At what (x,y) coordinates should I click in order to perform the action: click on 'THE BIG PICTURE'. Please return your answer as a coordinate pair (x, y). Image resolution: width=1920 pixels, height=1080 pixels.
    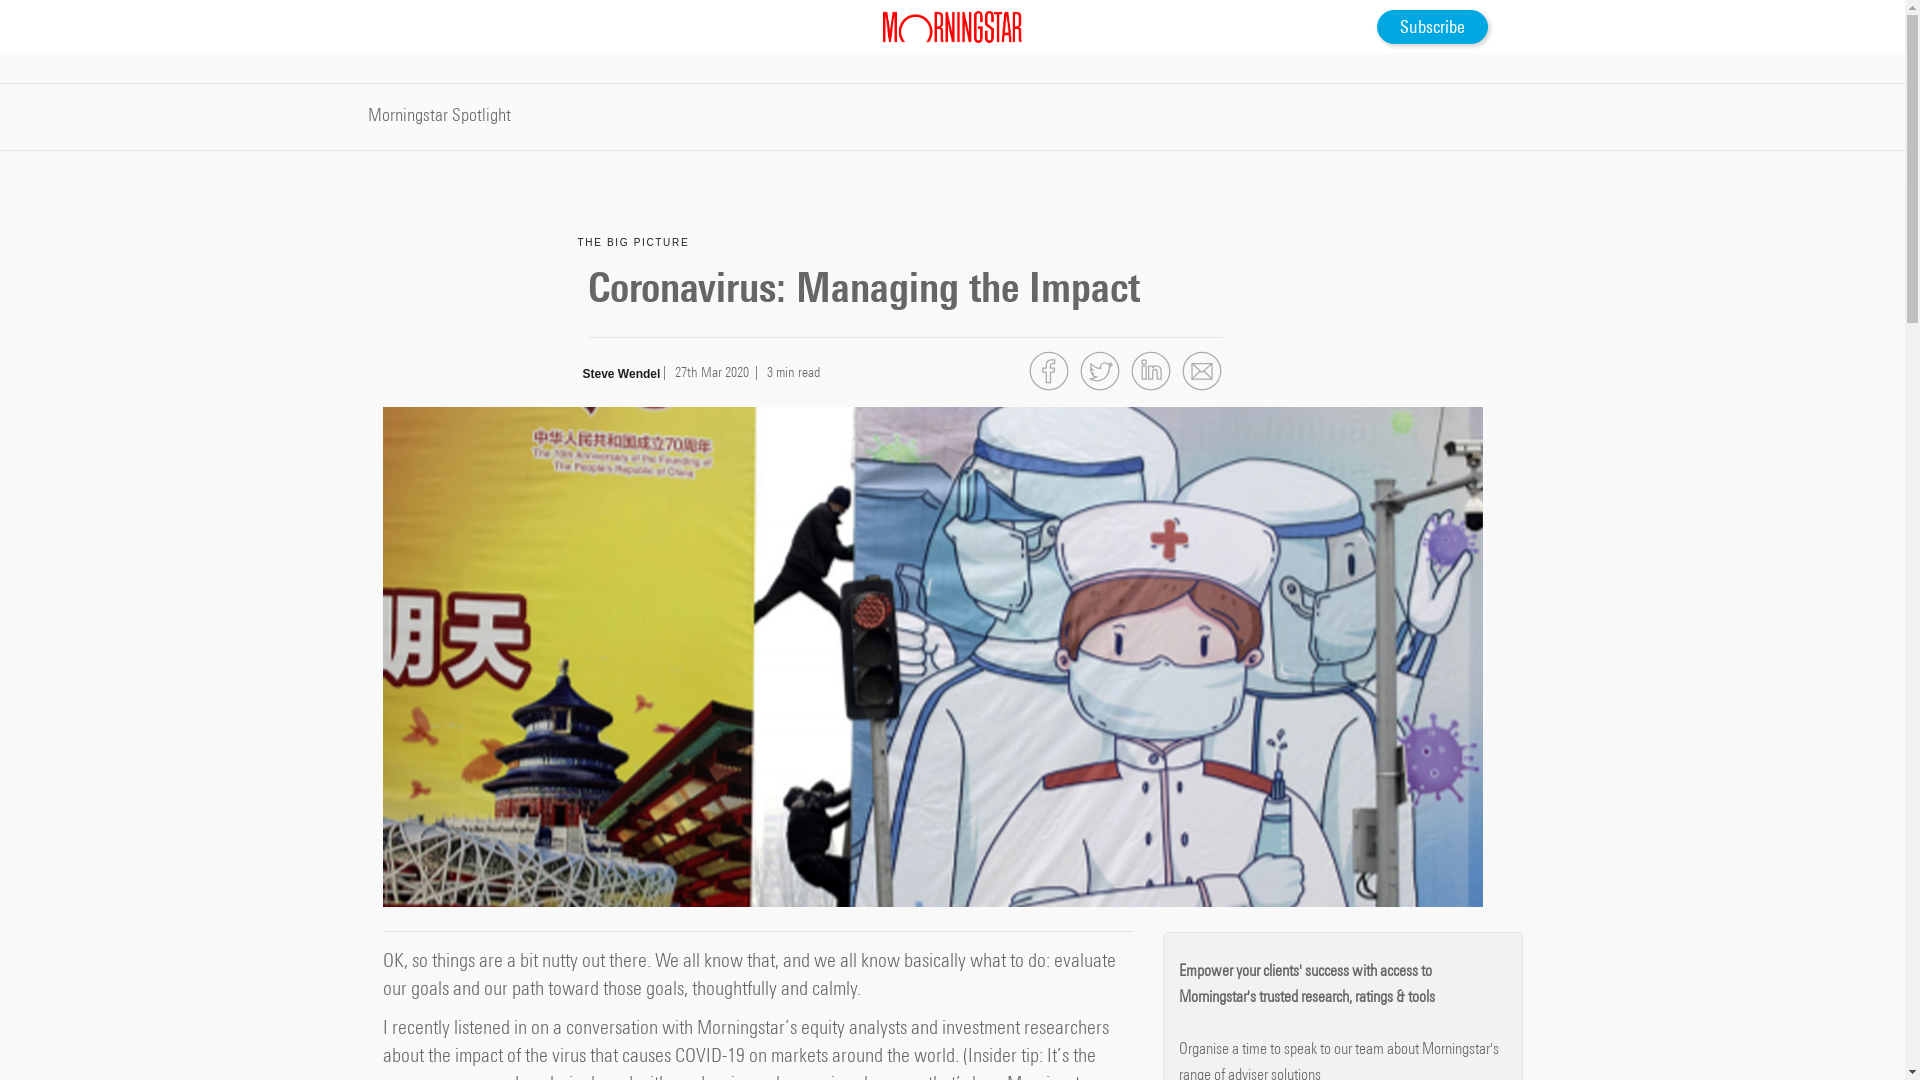
    Looking at the image, I should click on (576, 241).